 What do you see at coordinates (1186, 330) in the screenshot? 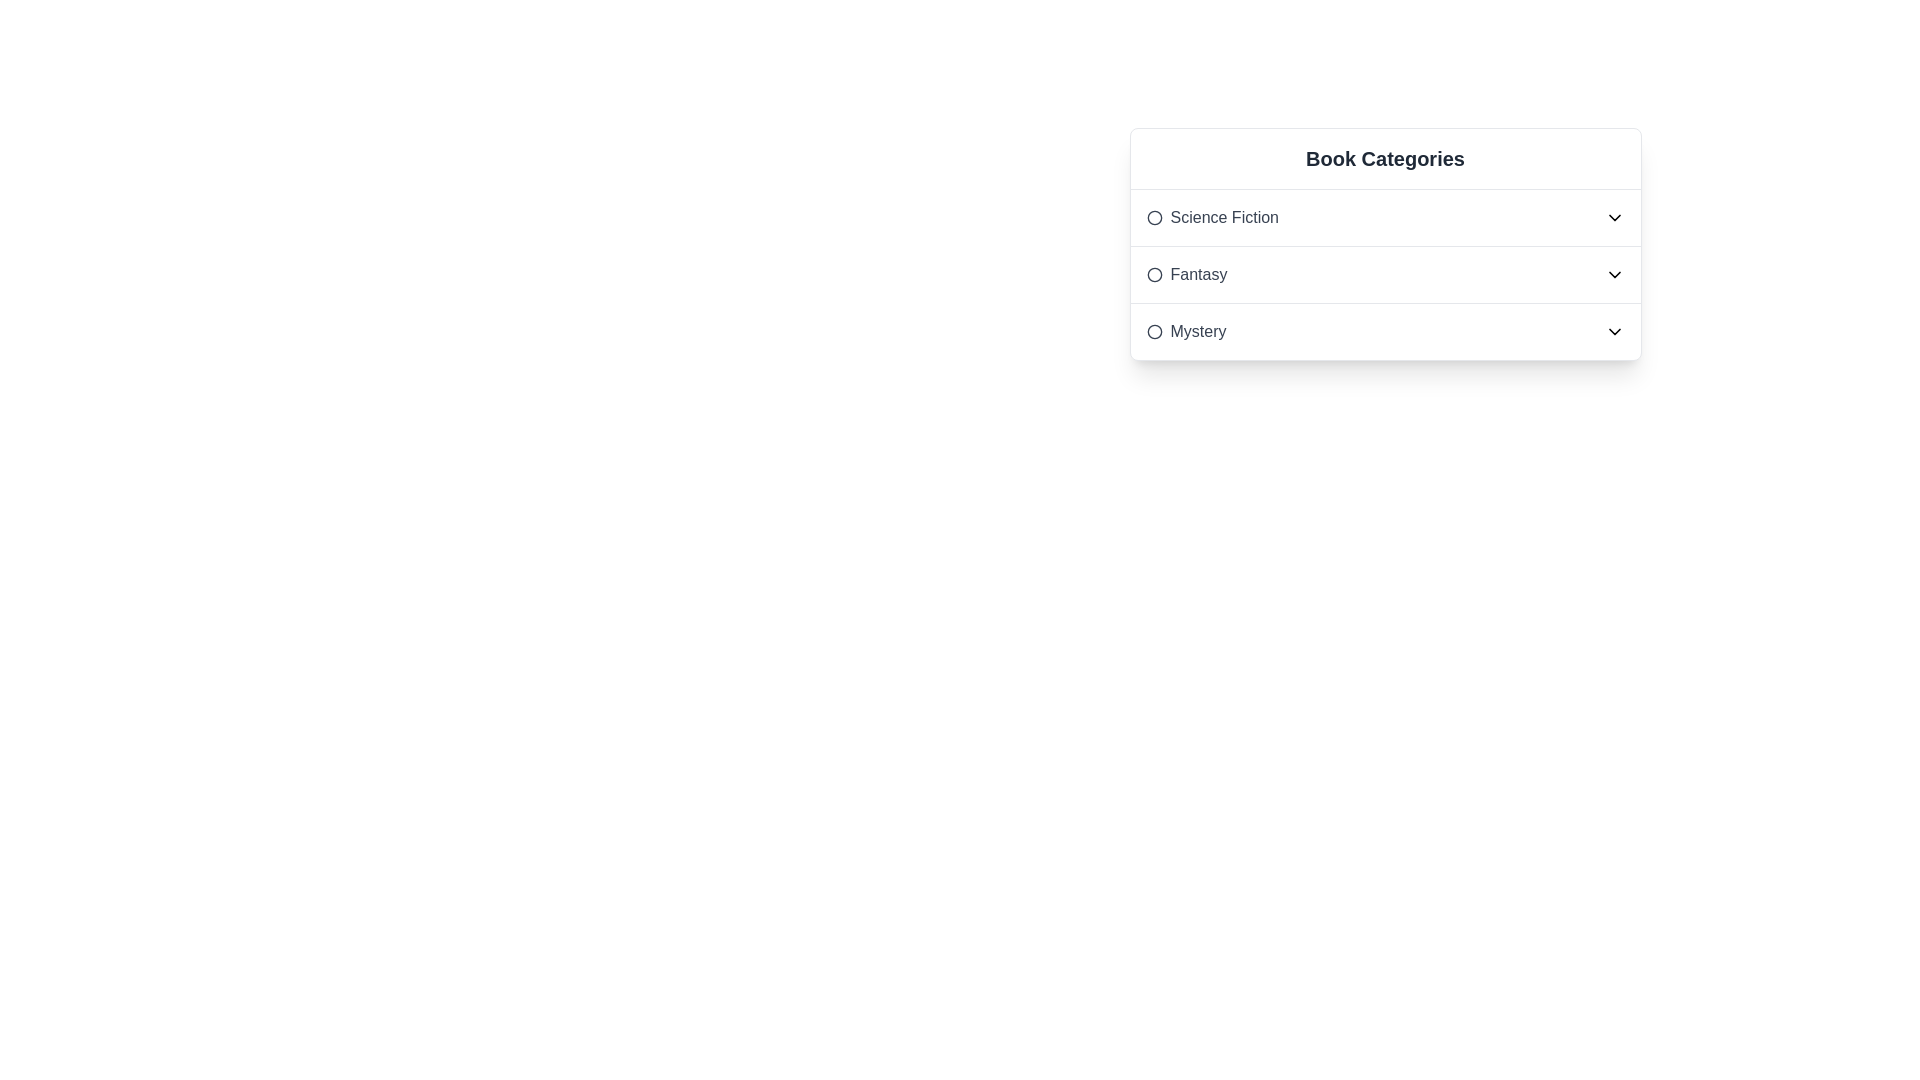
I see `the static text label that identifies the book category 'Mystery' in the vertical list of book categories` at bounding box center [1186, 330].